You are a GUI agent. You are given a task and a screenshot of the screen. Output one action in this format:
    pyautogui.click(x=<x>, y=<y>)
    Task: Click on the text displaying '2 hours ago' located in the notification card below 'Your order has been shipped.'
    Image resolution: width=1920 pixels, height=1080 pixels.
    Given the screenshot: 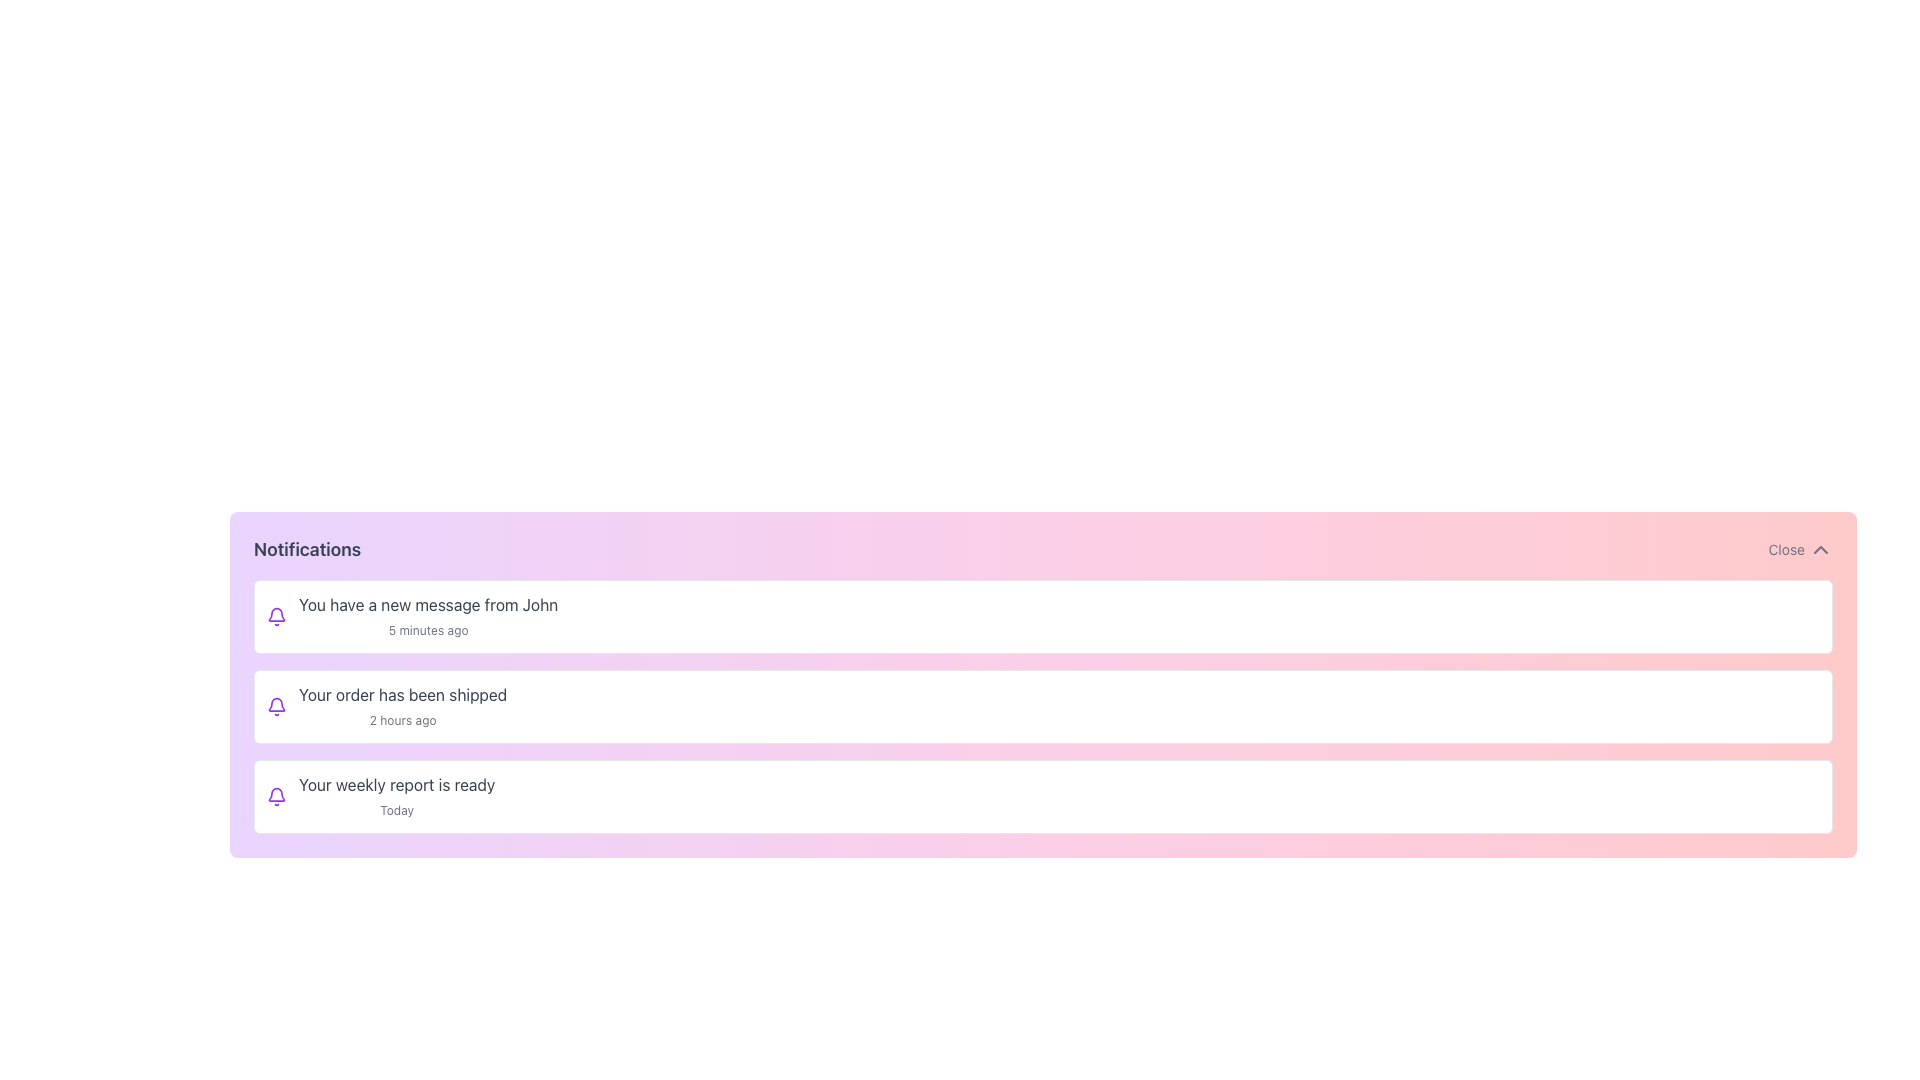 What is the action you would take?
    pyautogui.click(x=402, y=720)
    